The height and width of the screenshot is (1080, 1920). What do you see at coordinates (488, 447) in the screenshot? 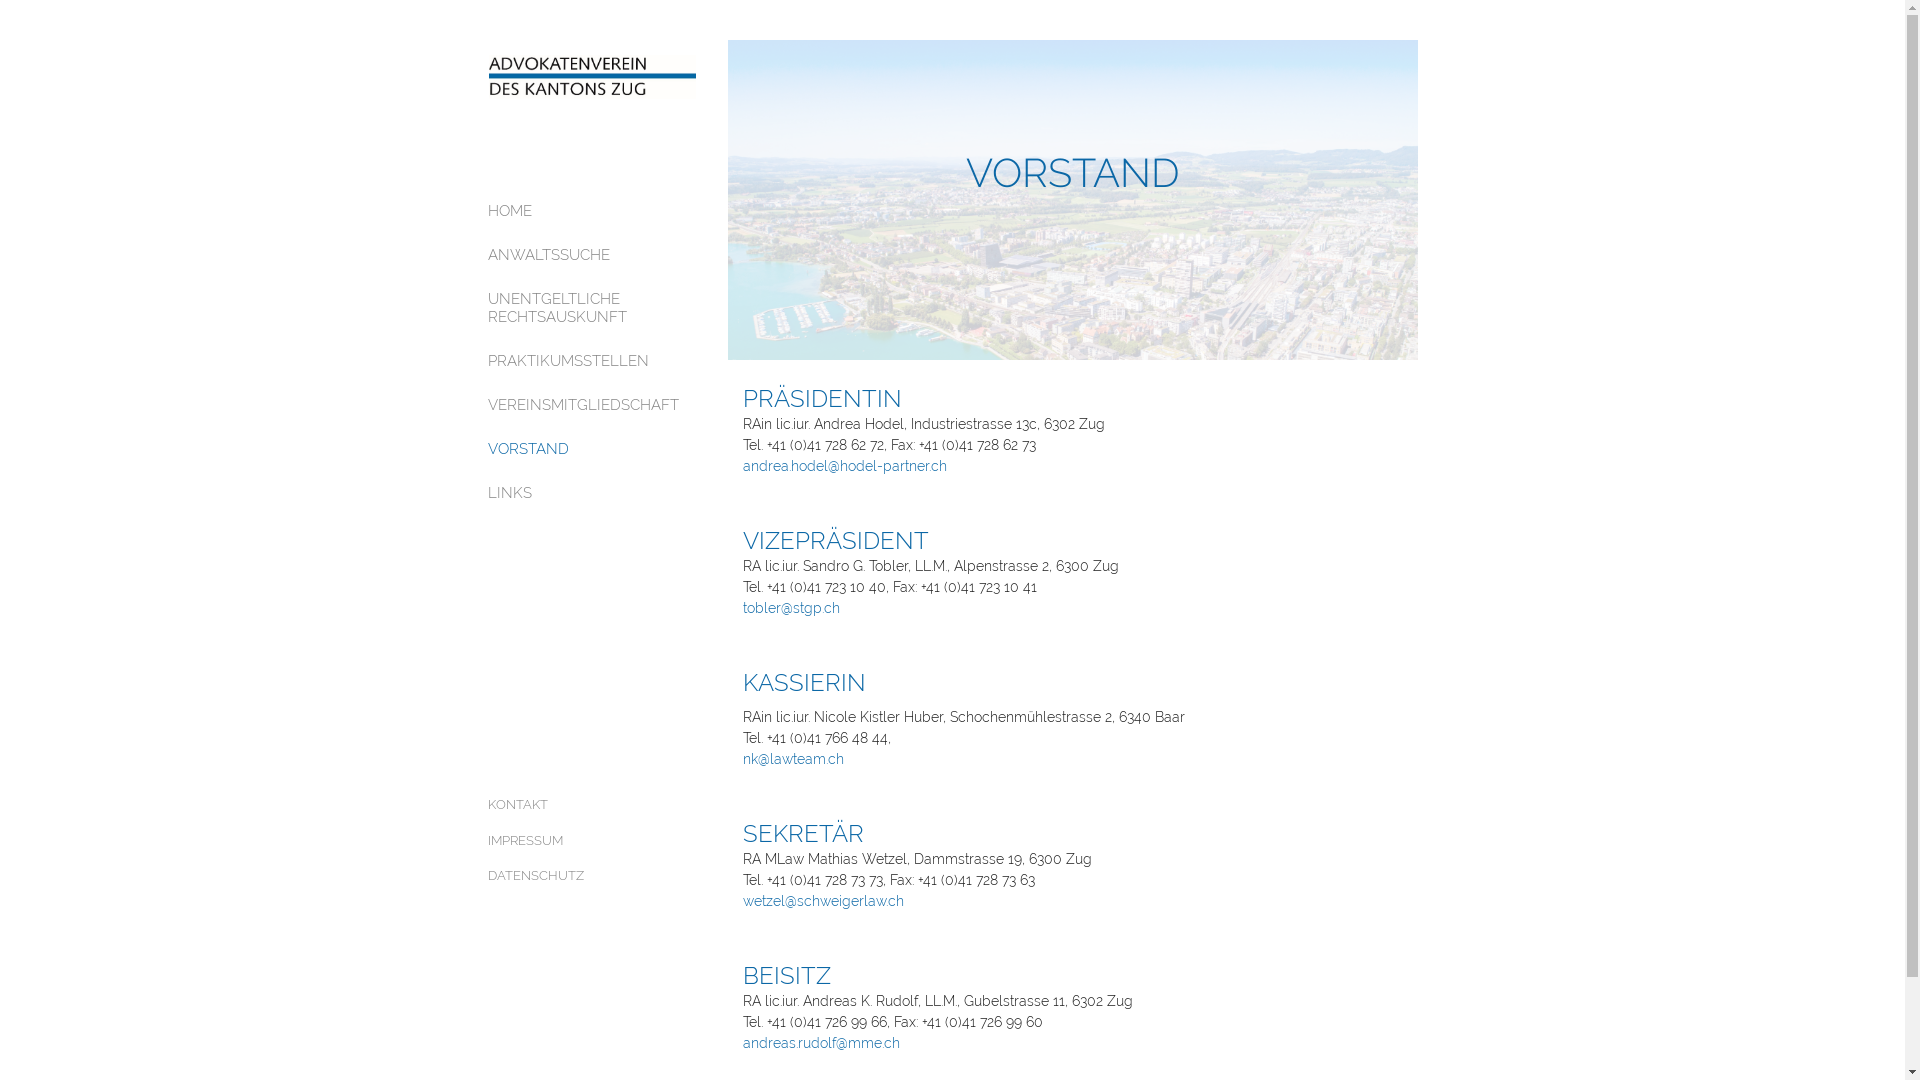
I see `'VORSTAND'` at bounding box center [488, 447].